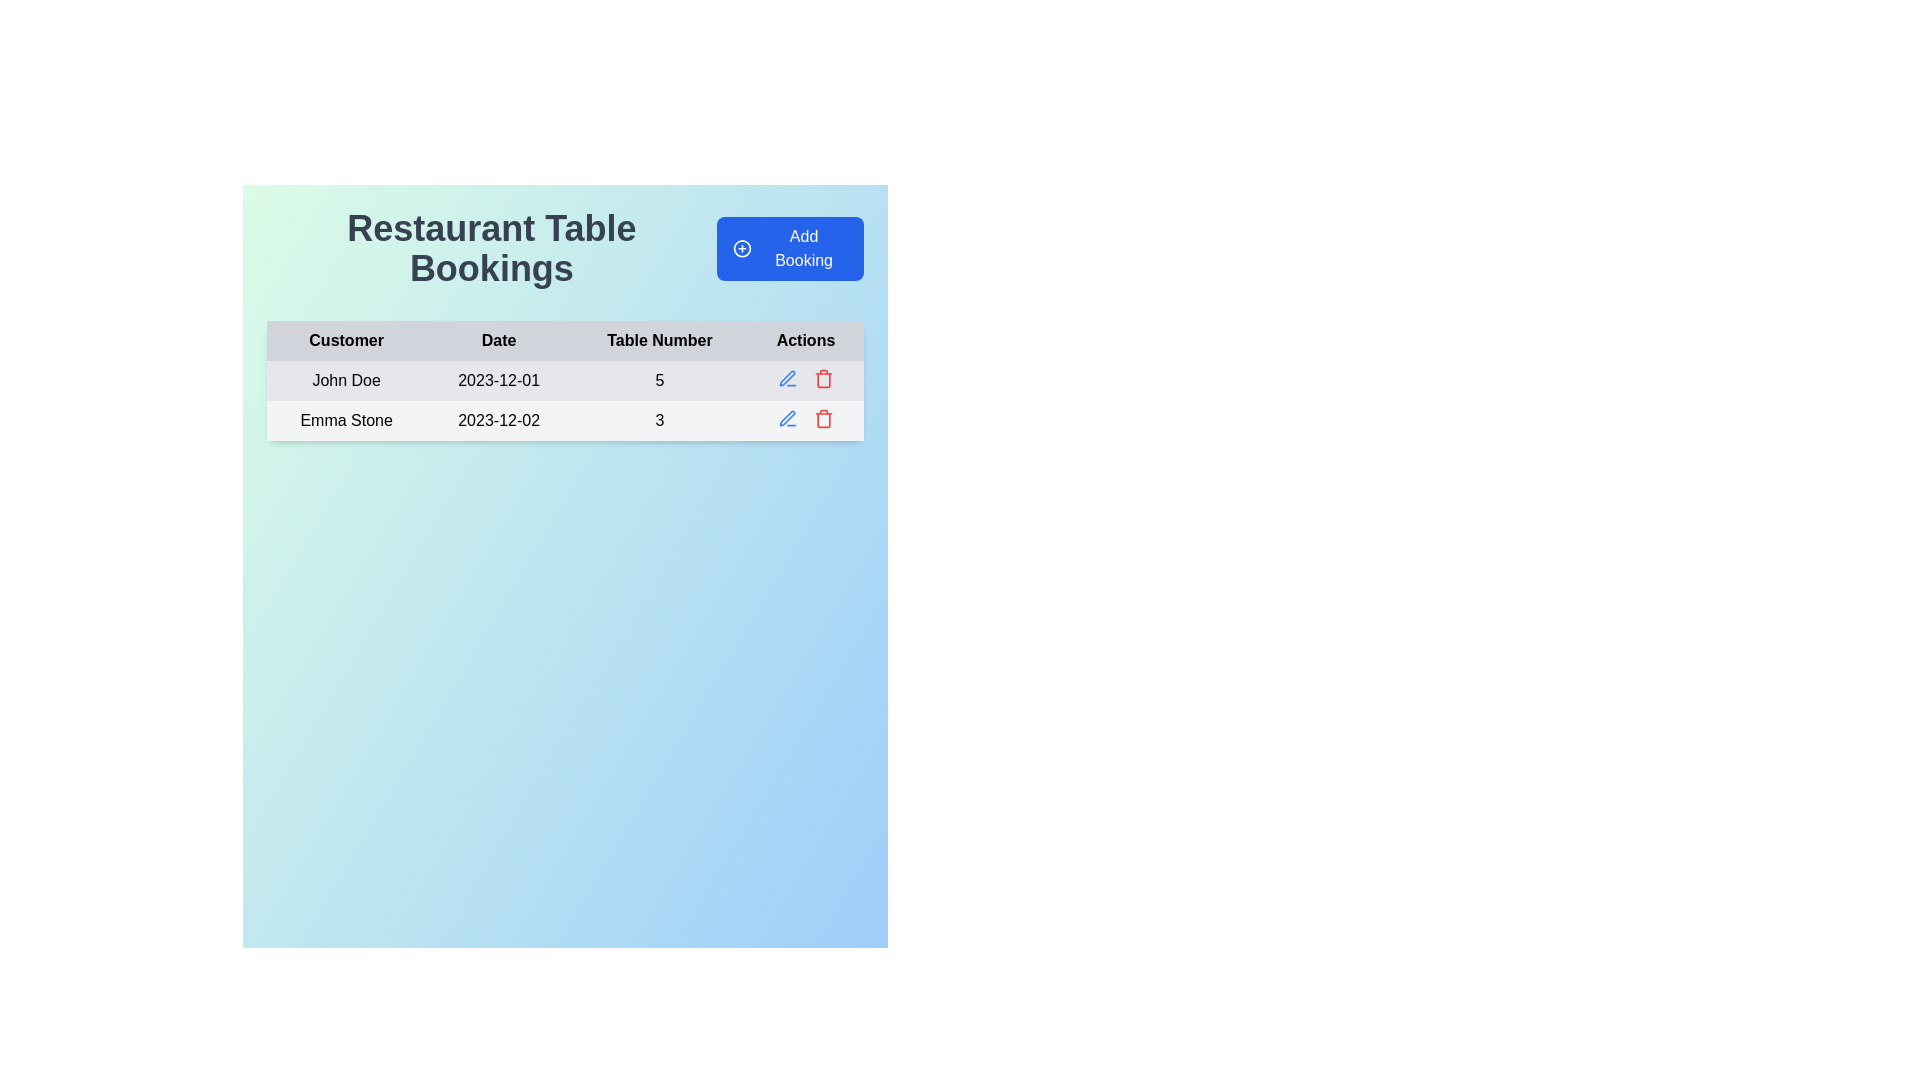 The width and height of the screenshot is (1920, 1080). Describe the element at coordinates (346, 339) in the screenshot. I see `the Text Label which is the first column header for customer names in the table layout, positioned at the top-left of the table` at that location.